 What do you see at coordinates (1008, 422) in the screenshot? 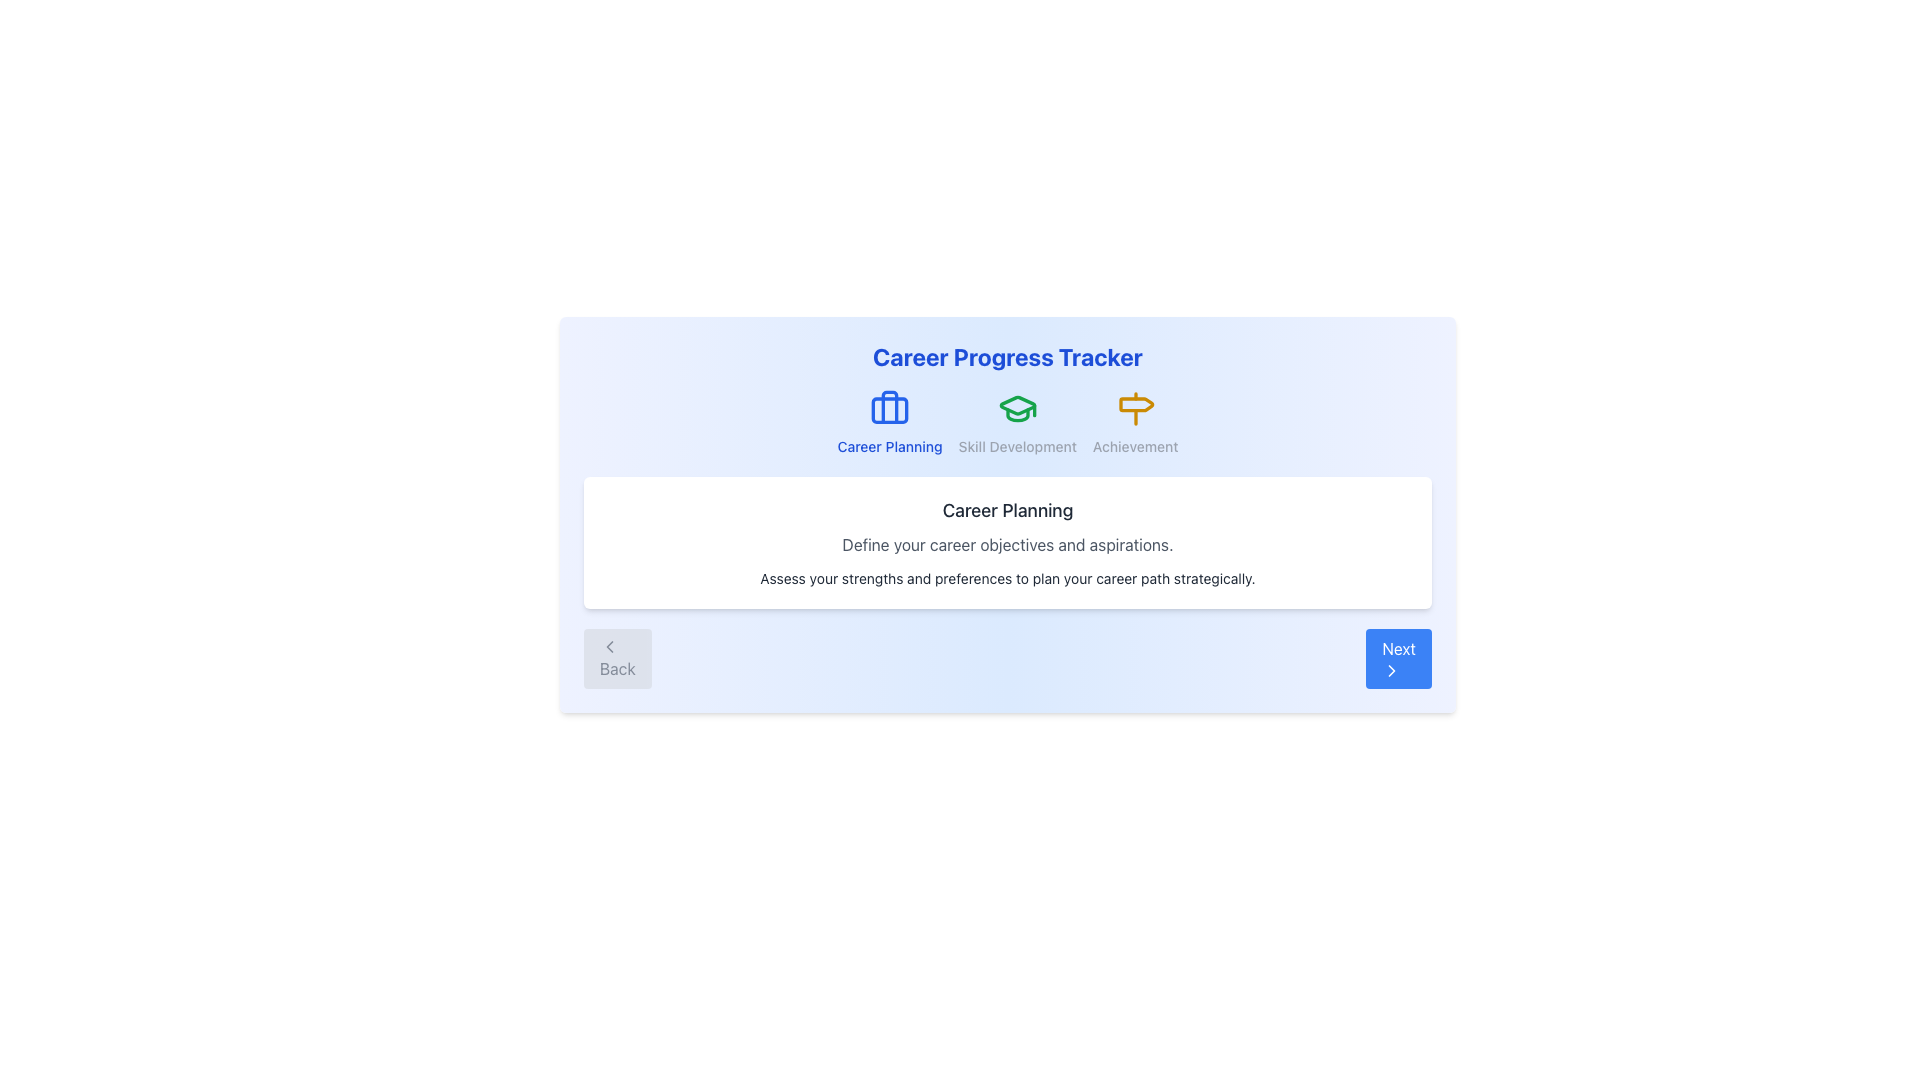
I see `the second Selectable Icon with Label representing the 'Skill Development' option in the 'Career Progress Tracker' section` at bounding box center [1008, 422].